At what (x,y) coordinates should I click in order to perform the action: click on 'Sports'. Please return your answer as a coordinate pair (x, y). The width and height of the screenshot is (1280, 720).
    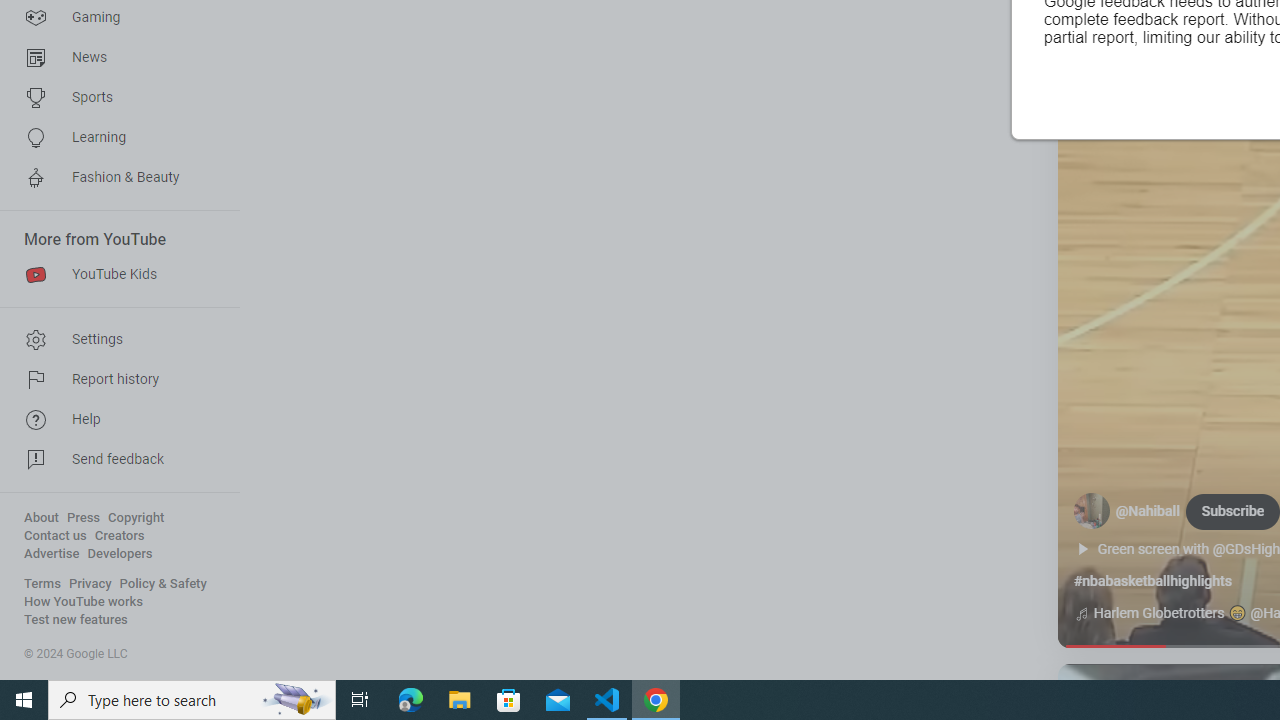
    Looking at the image, I should click on (112, 97).